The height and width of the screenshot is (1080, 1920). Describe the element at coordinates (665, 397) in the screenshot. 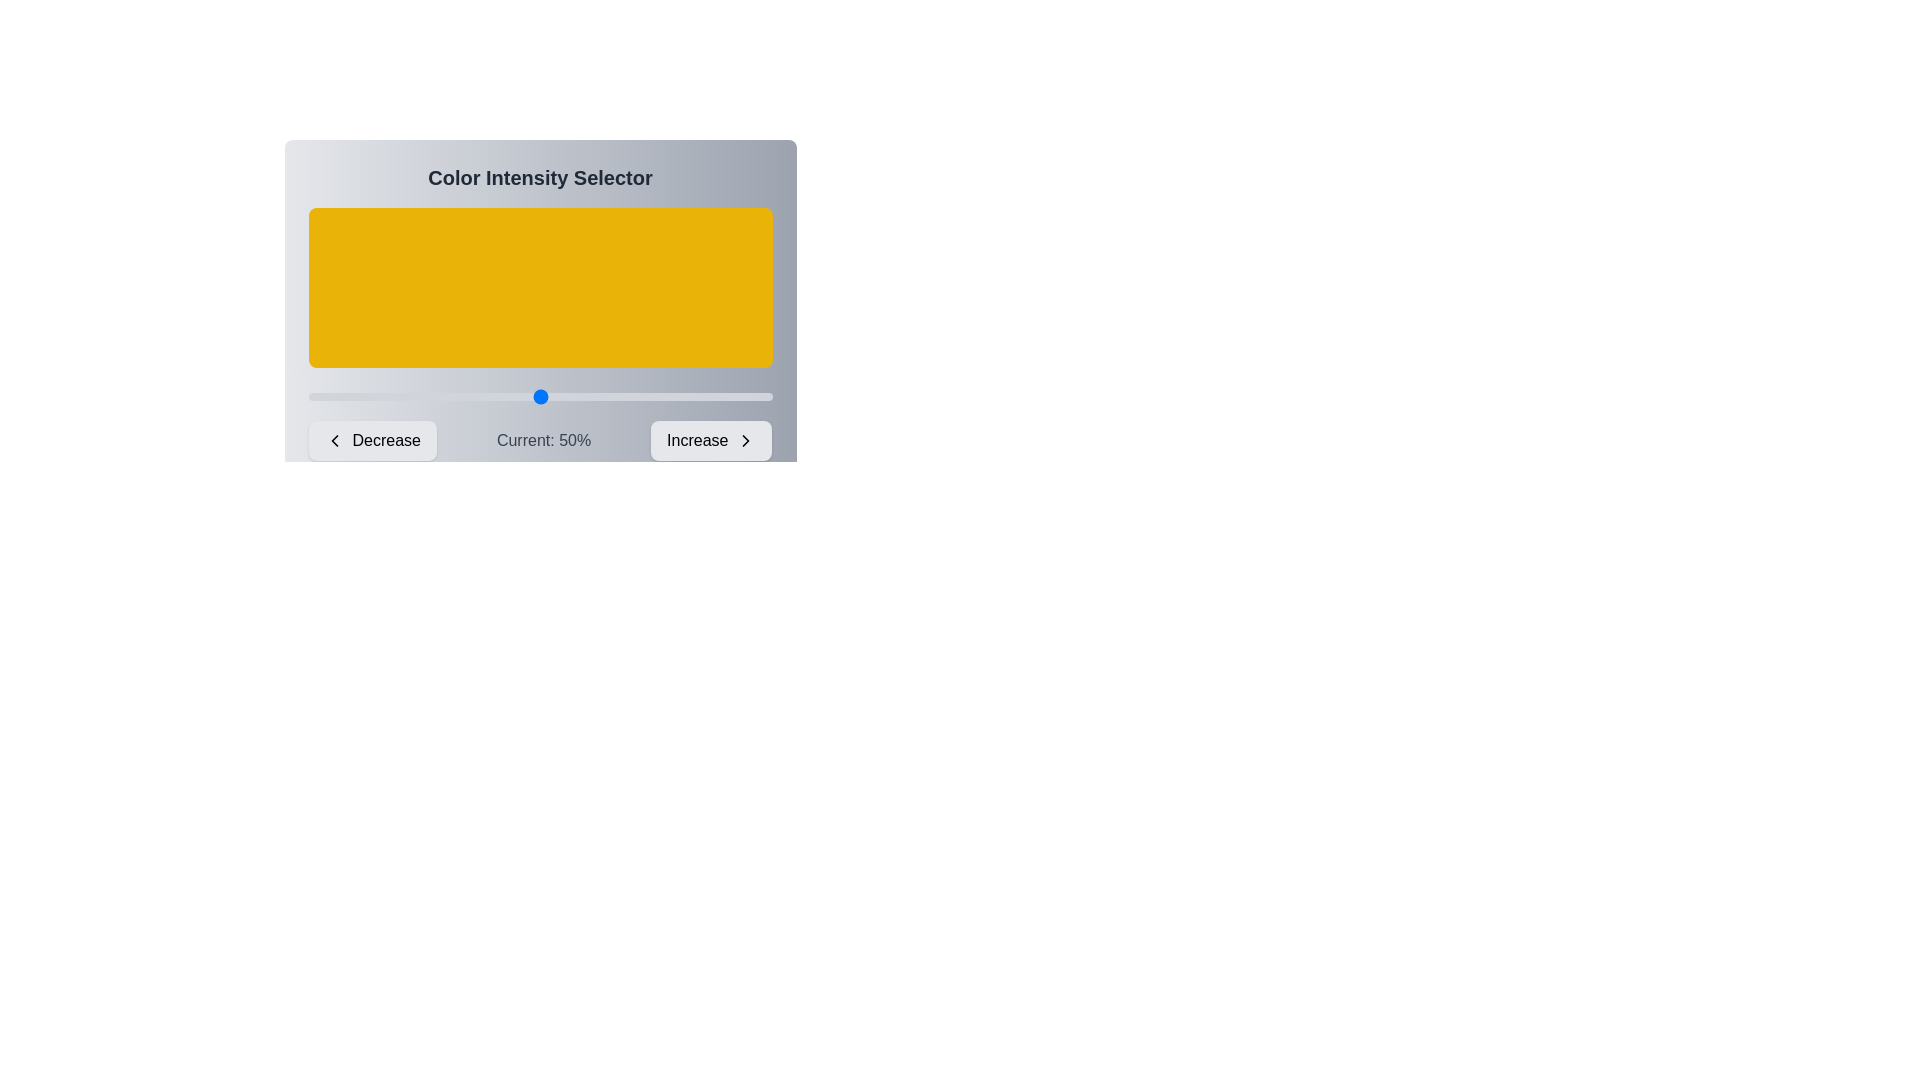

I see `color intensity` at that location.